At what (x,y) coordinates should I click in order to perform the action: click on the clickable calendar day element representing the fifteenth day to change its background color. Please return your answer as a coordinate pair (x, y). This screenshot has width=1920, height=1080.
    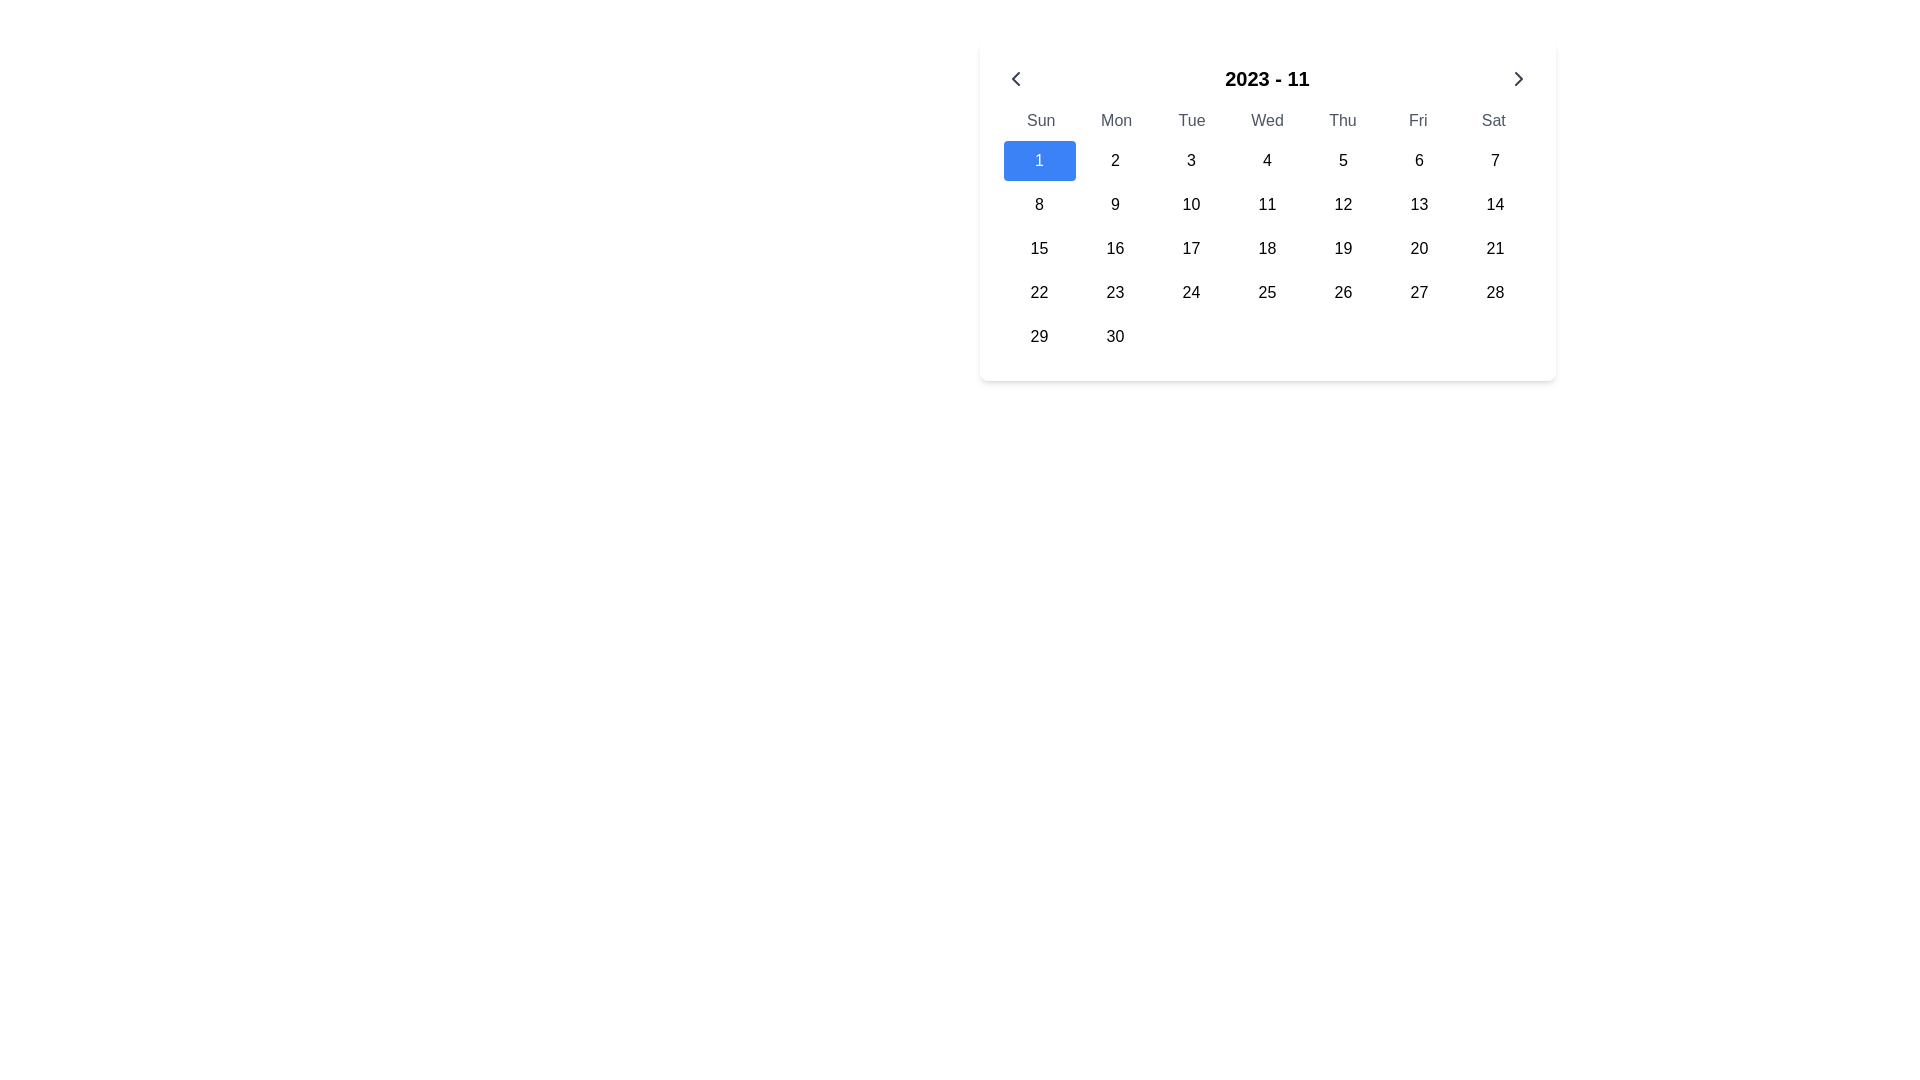
    Looking at the image, I should click on (1039, 248).